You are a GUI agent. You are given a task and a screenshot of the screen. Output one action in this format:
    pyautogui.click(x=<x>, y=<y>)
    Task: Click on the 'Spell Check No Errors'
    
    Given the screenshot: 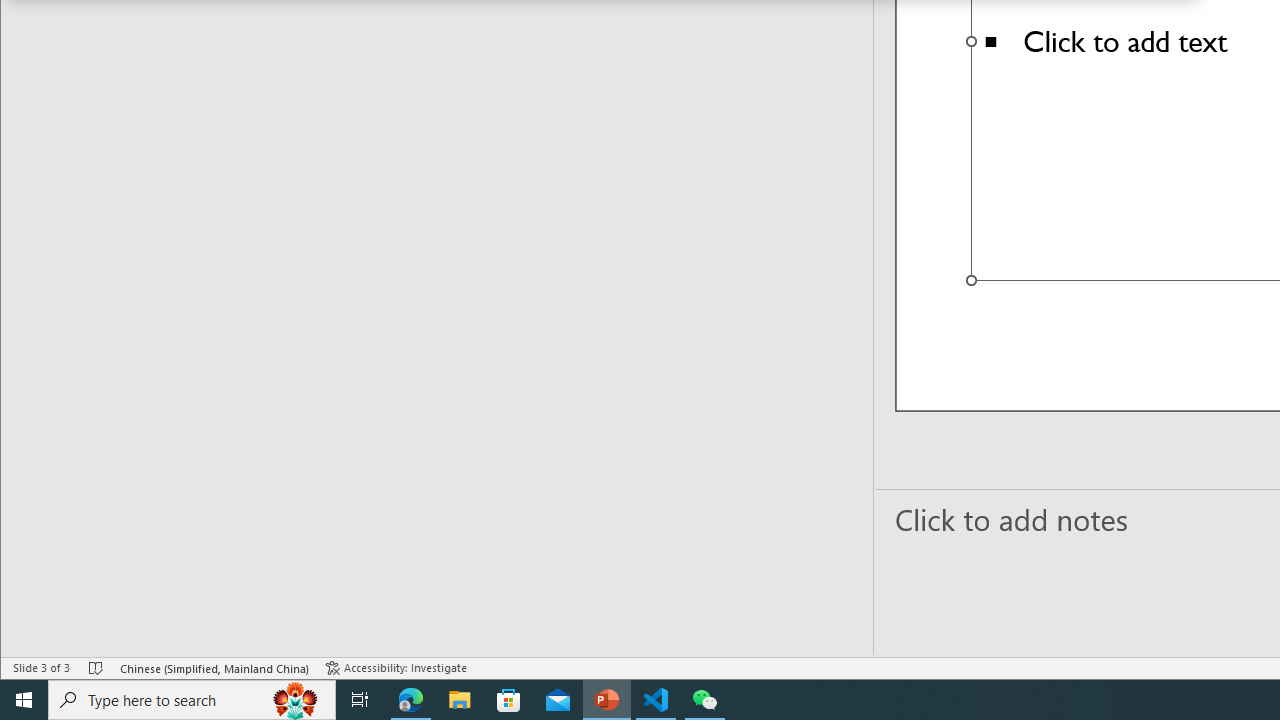 What is the action you would take?
    pyautogui.click(x=95, y=668)
    